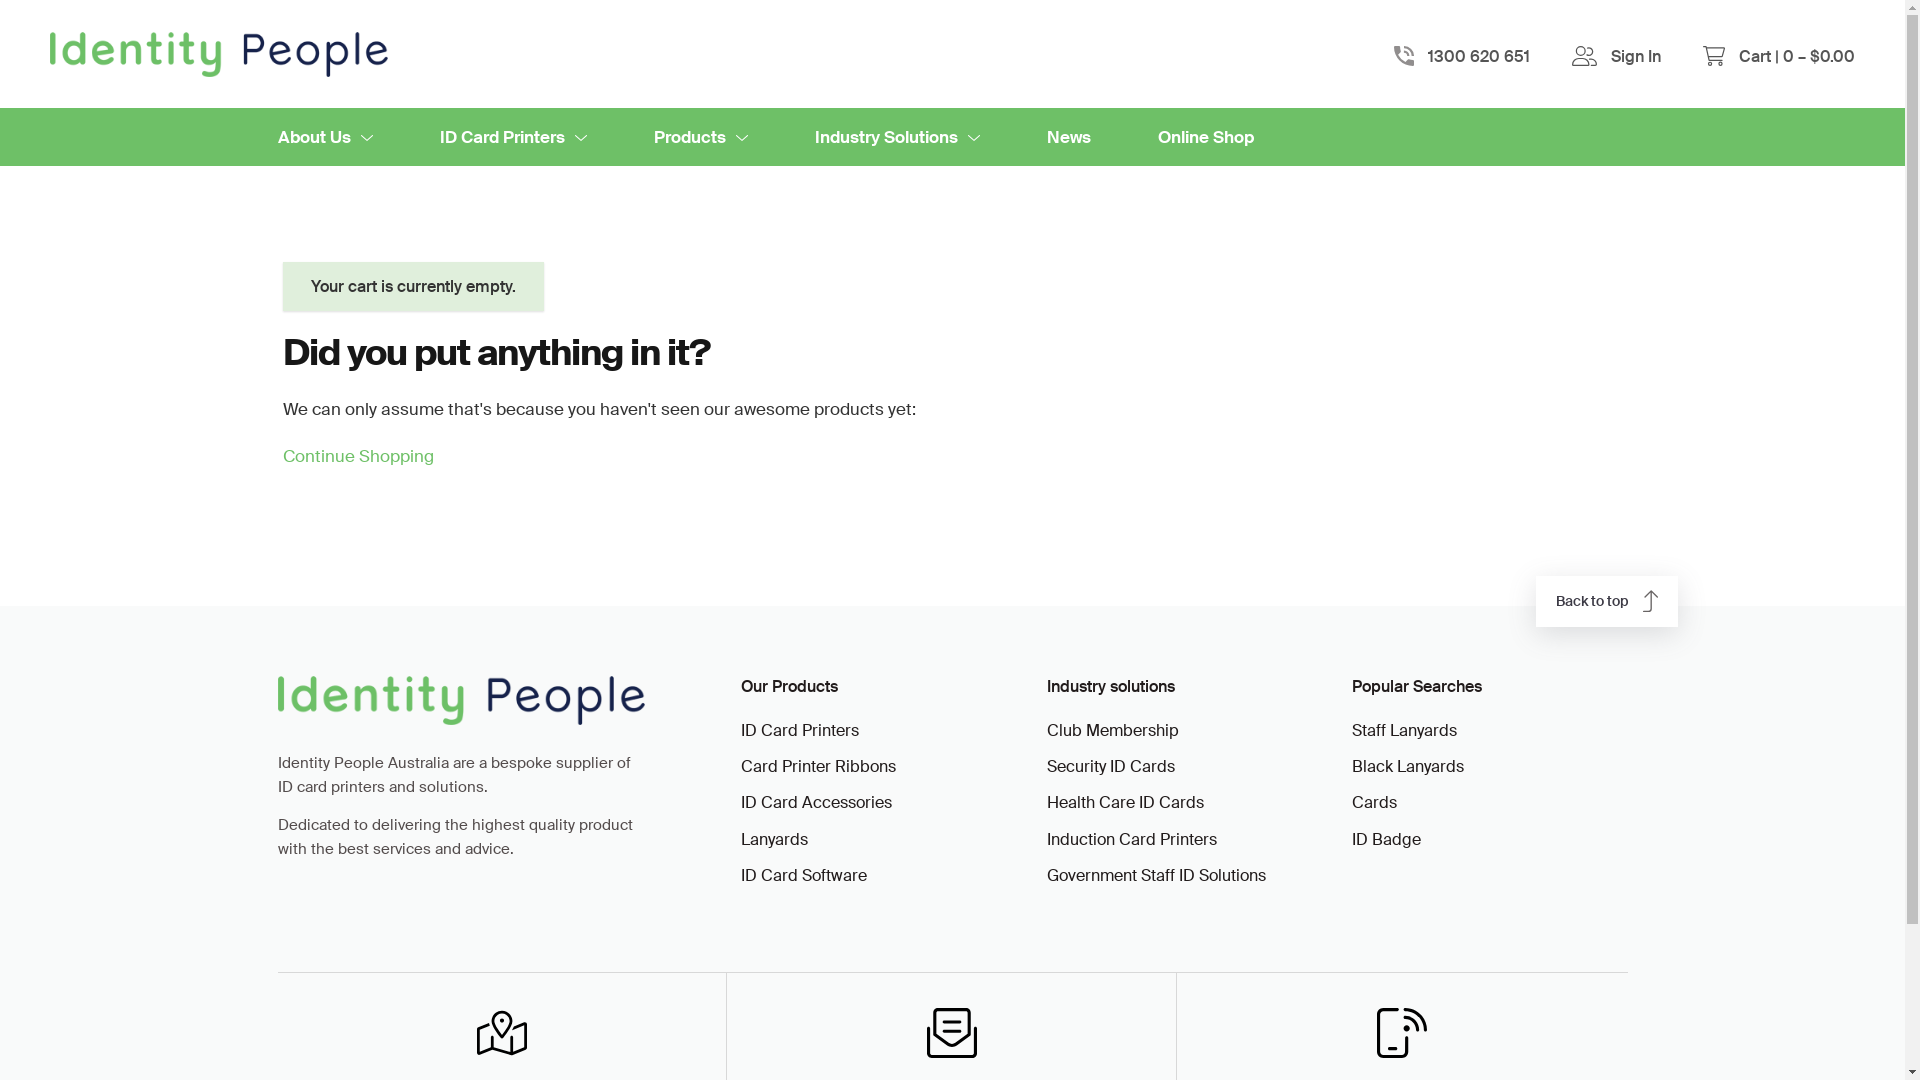 This screenshot has height=1080, width=1920. What do you see at coordinates (1180, 874) in the screenshot?
I see `'Government Staff ID Solutions'` at bounding box center [1180, 874].